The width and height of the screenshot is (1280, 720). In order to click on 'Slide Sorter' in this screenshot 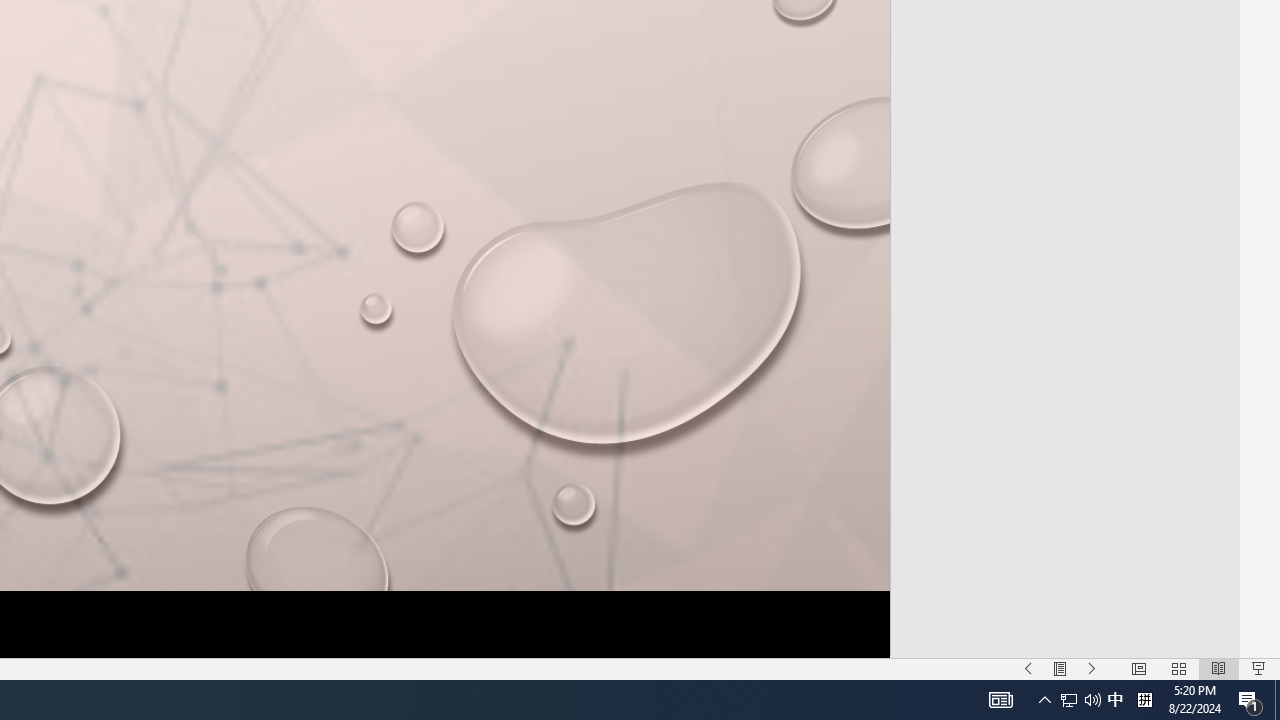, I will do `click(1178, 669)`.